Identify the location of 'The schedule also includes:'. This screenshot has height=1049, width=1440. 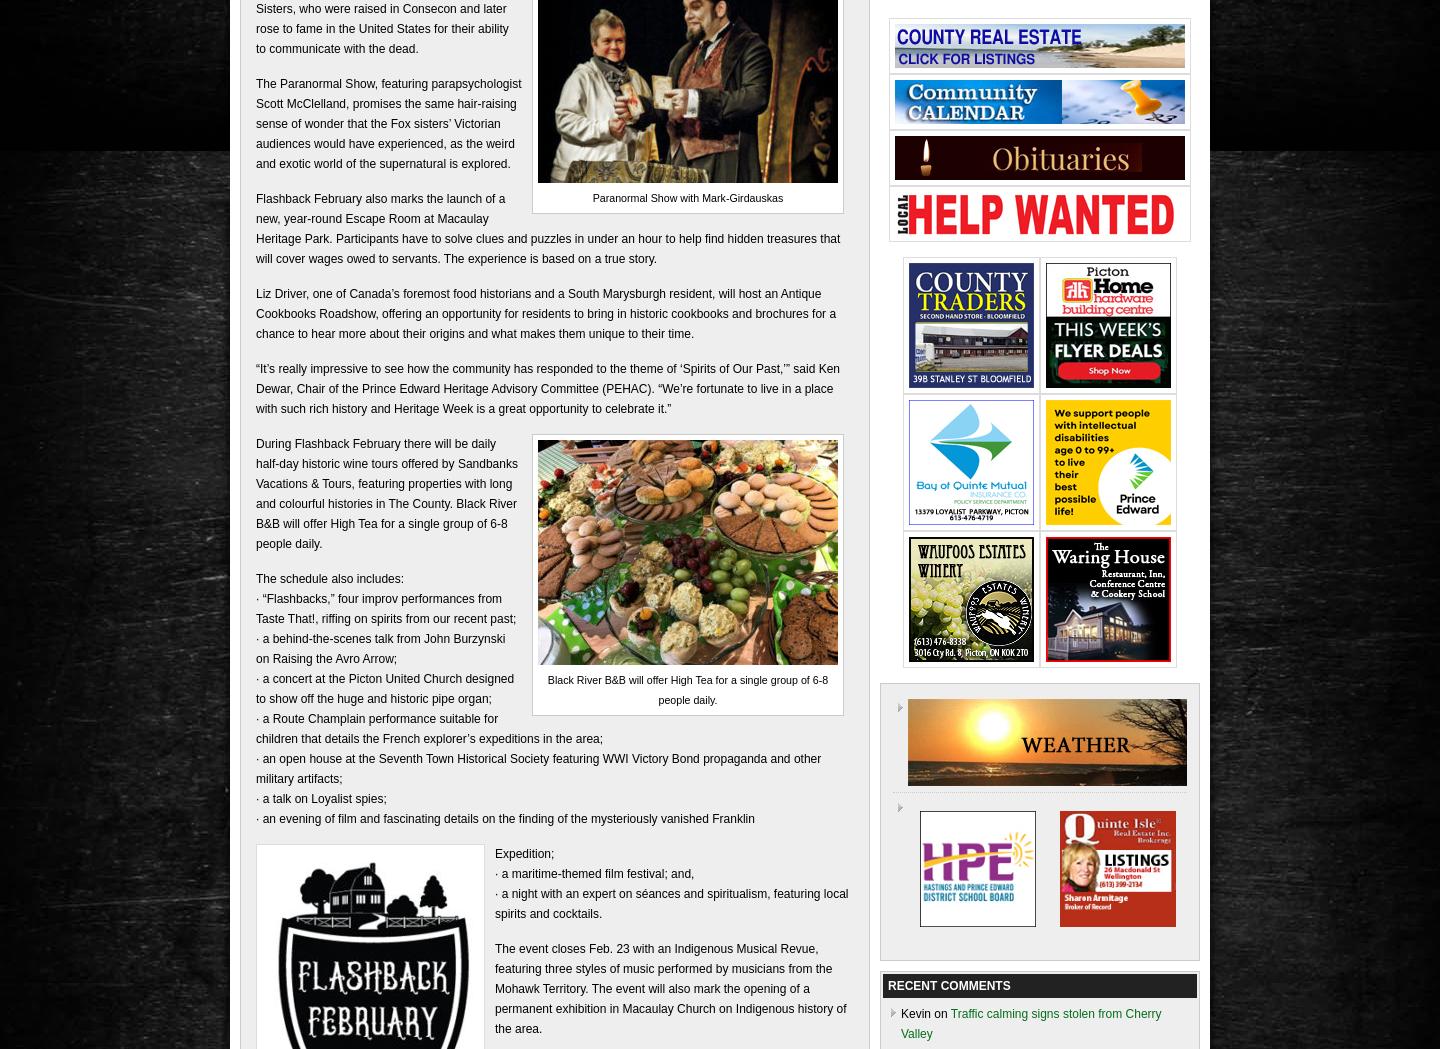
(330, 576).